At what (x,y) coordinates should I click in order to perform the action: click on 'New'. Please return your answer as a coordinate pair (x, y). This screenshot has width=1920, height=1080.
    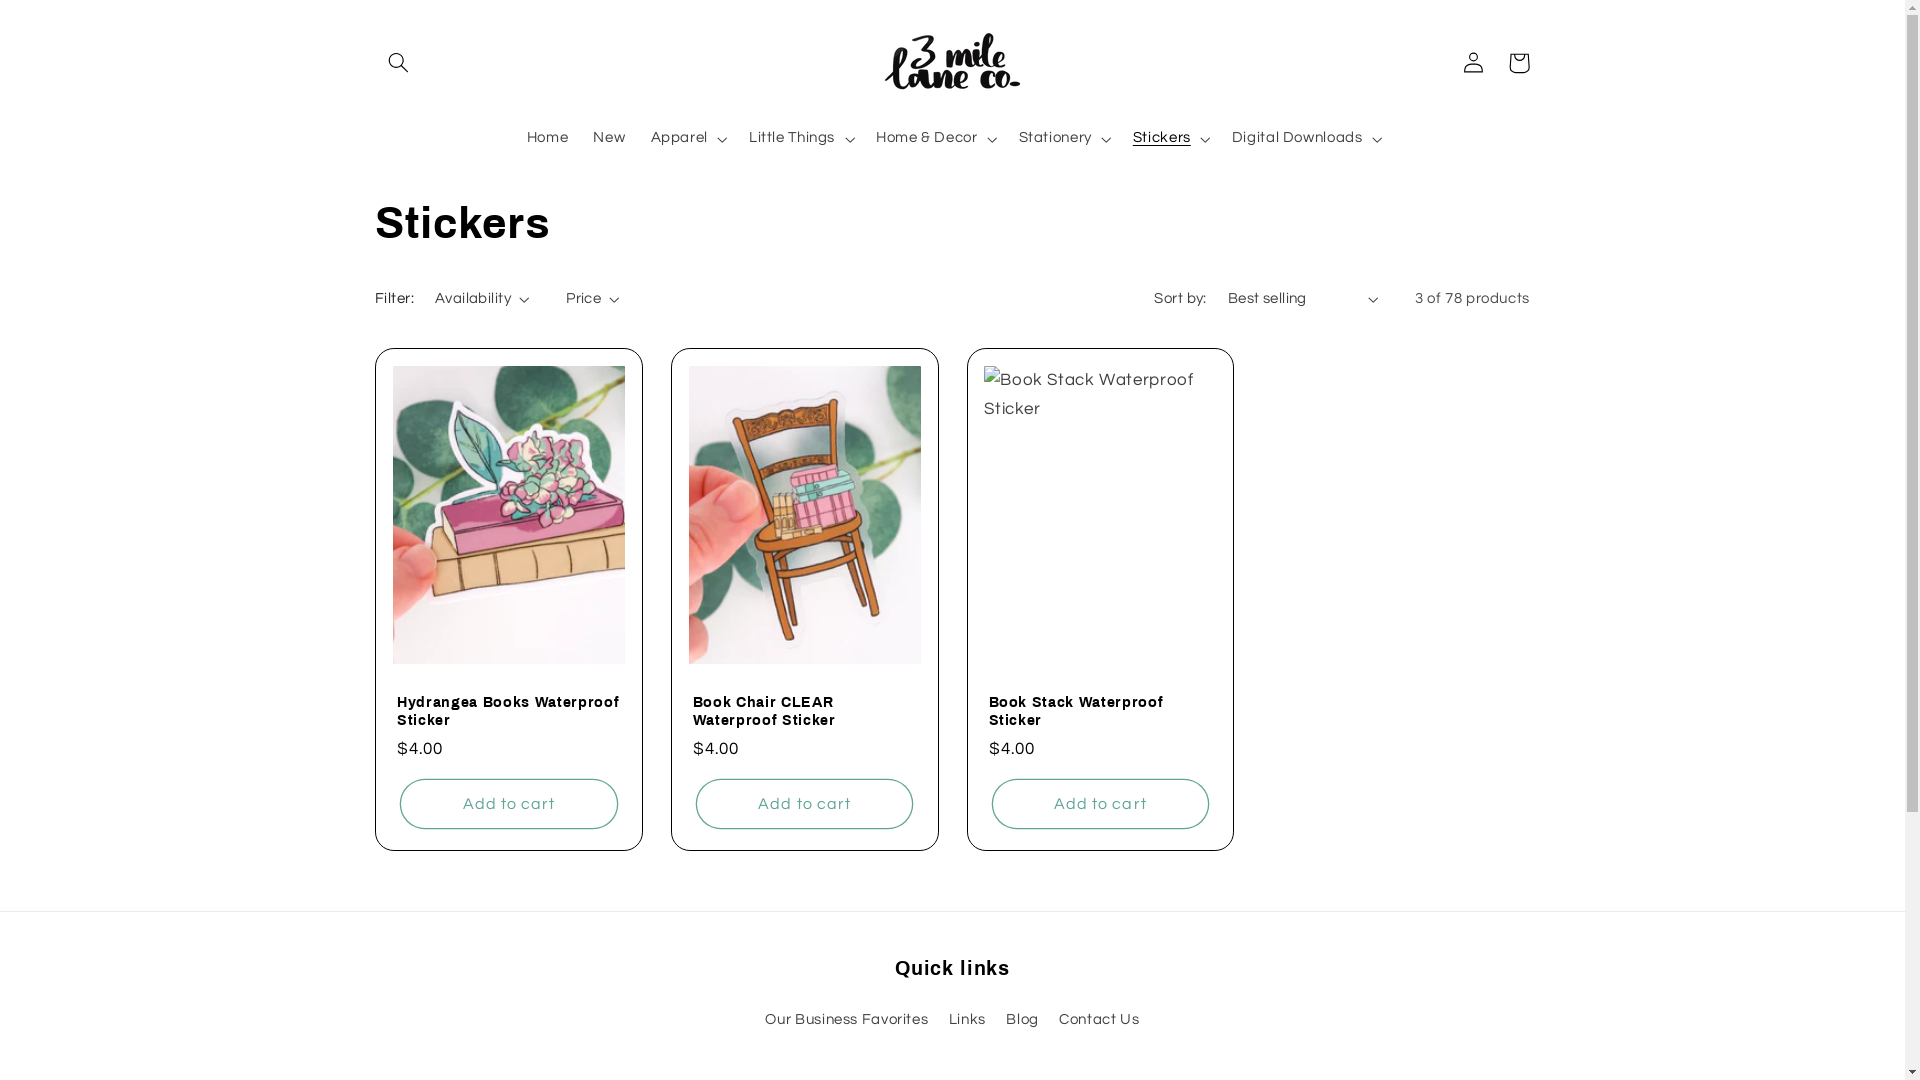
    Looking at the image, I should click on (608, 137).